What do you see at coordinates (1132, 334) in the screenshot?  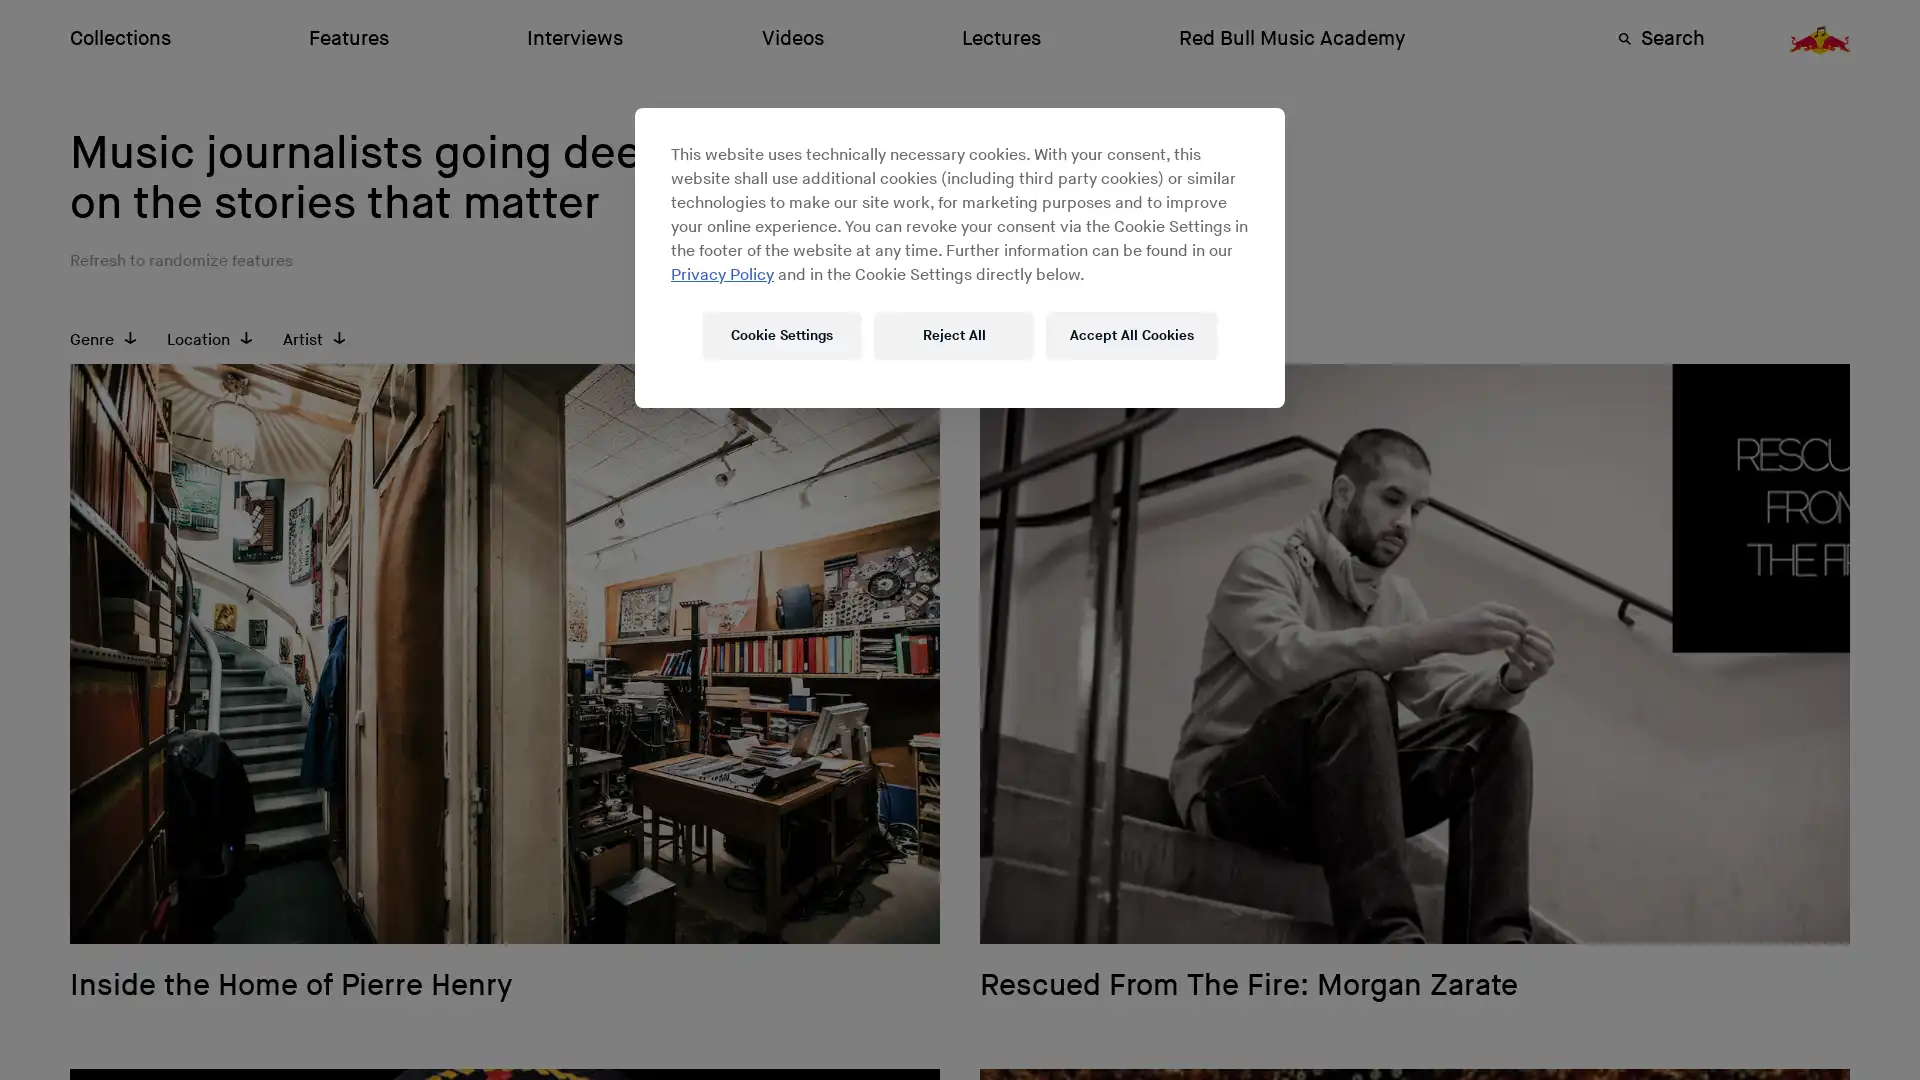 I see `Accept All Cookies` at bounding box center [1132, 334].